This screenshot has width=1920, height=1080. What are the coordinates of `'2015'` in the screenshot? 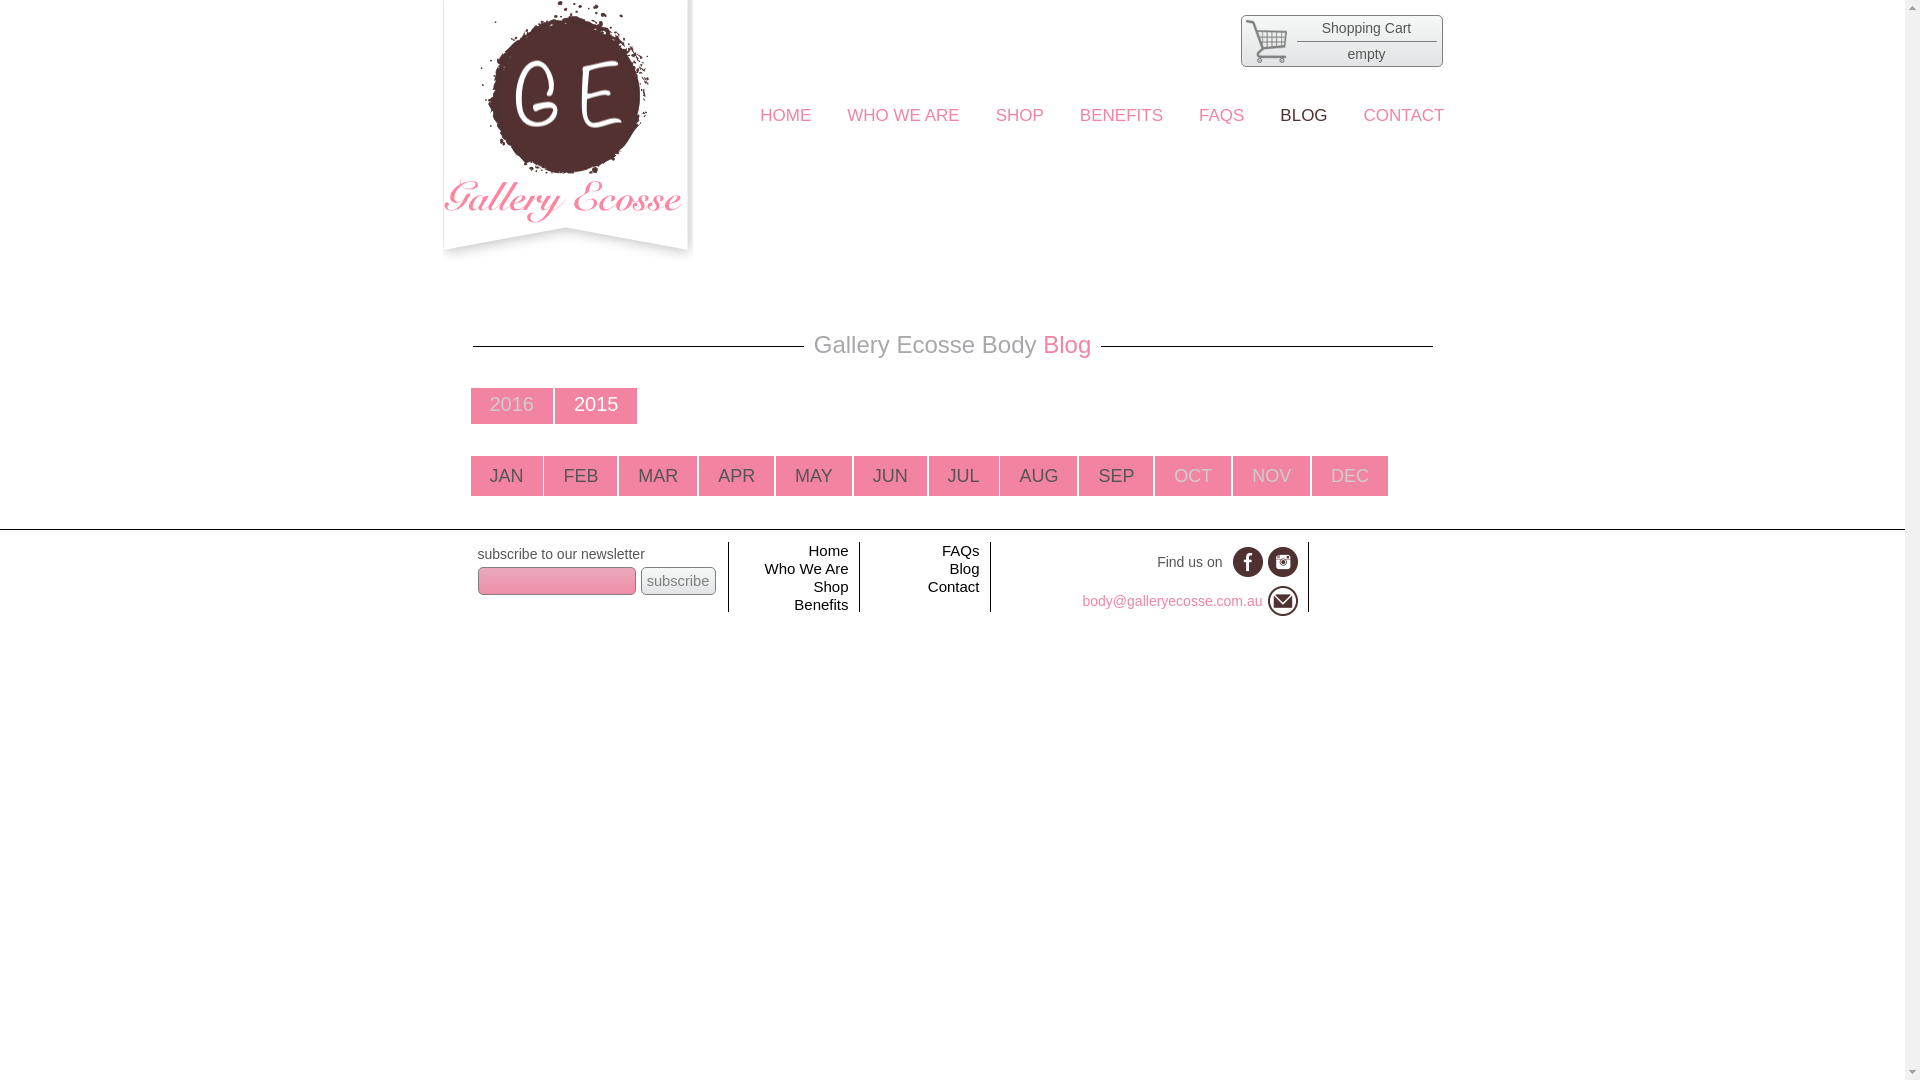 It's located at (595, 404).